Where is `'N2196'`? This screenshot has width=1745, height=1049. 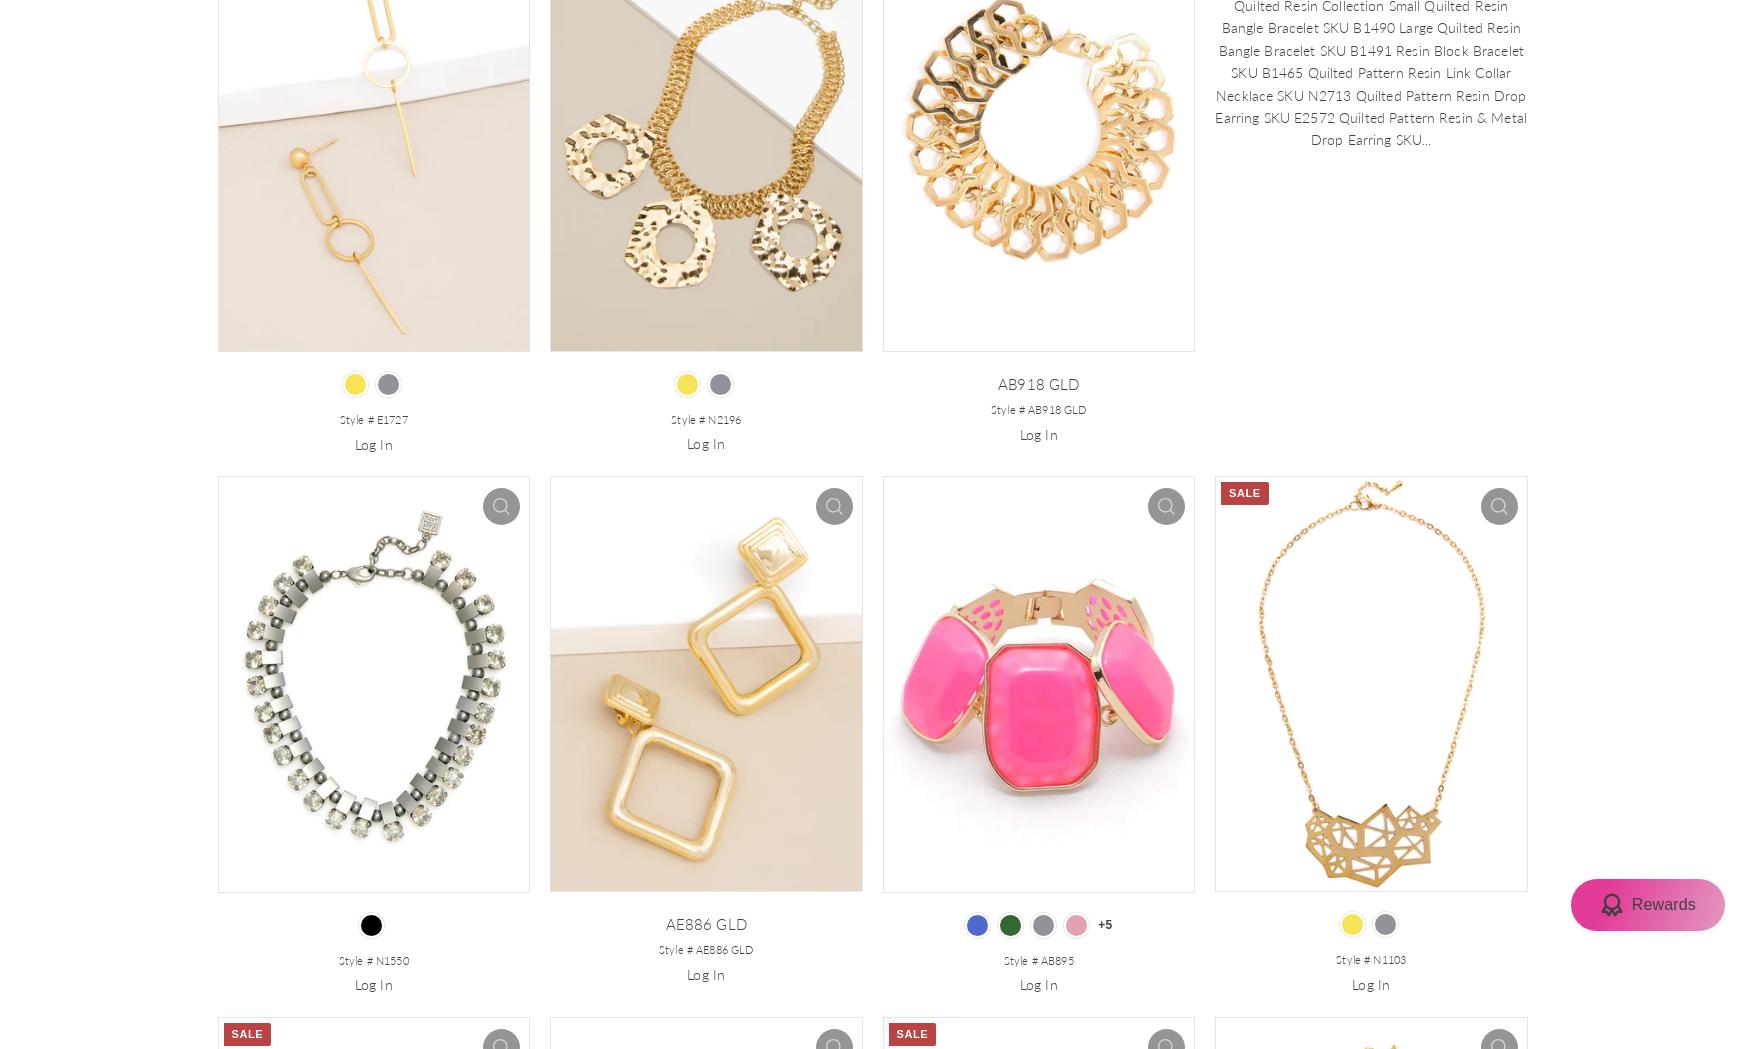 'N2196' is located at coordinates (724, 417).